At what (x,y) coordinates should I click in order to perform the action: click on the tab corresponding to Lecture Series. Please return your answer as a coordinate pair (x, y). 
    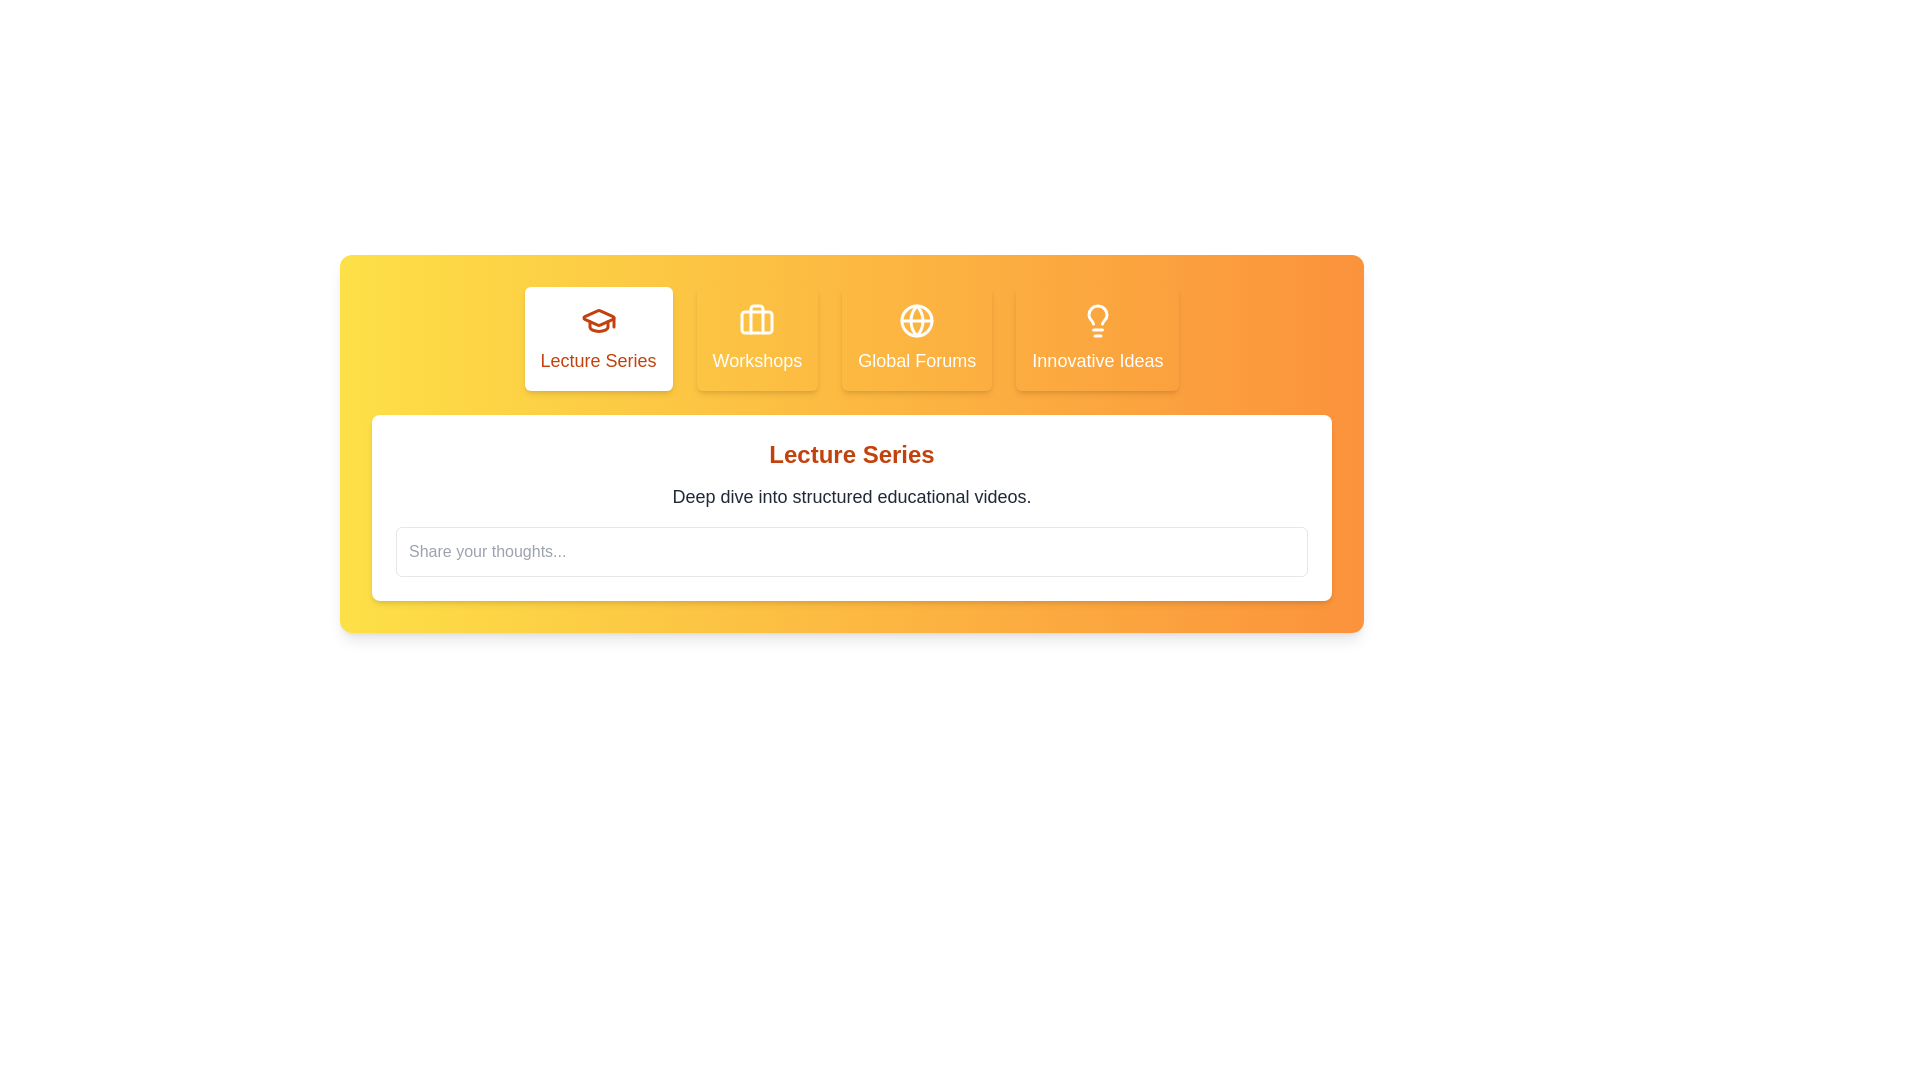
    Looking at the image, I should click on (597, 338).